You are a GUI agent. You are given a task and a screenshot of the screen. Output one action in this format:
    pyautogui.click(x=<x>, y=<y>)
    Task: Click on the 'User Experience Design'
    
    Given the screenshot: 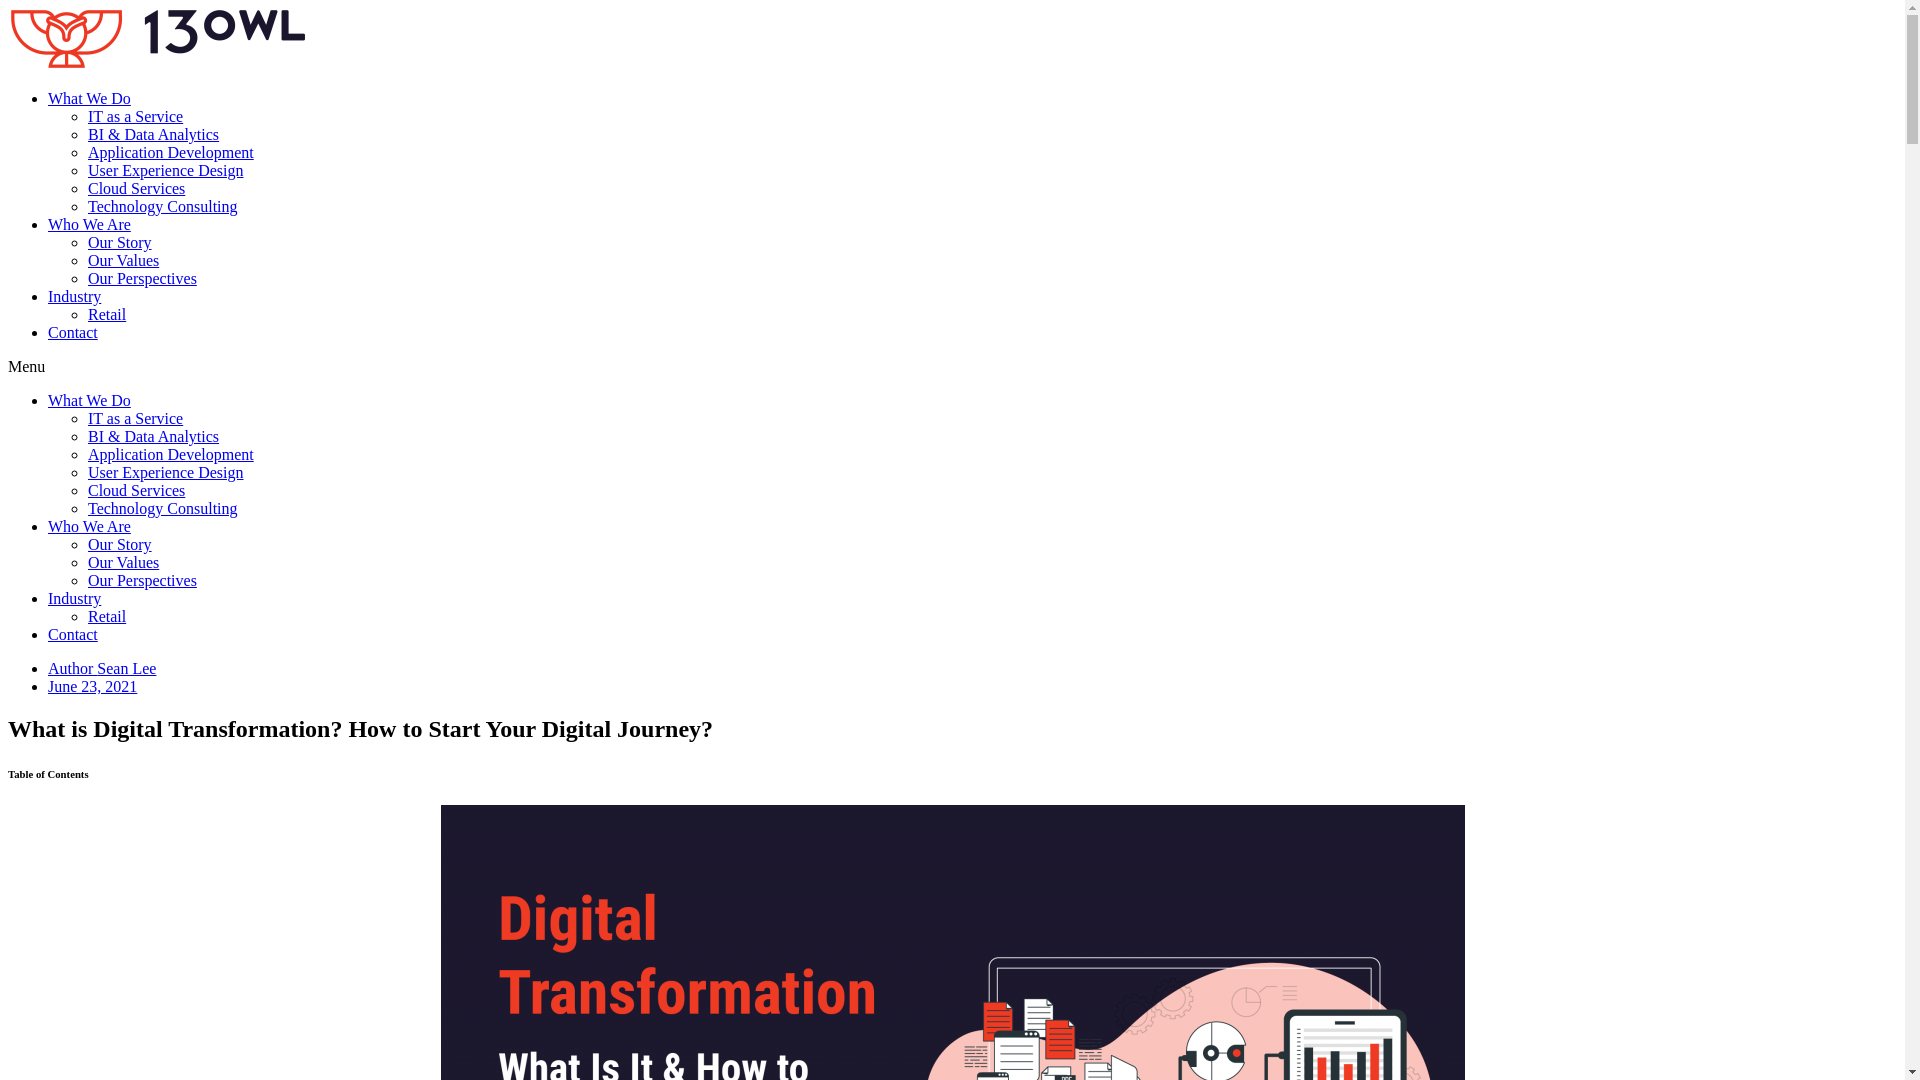 What is the action you would take?
    pyautogui.click(x=86, y=169)
    